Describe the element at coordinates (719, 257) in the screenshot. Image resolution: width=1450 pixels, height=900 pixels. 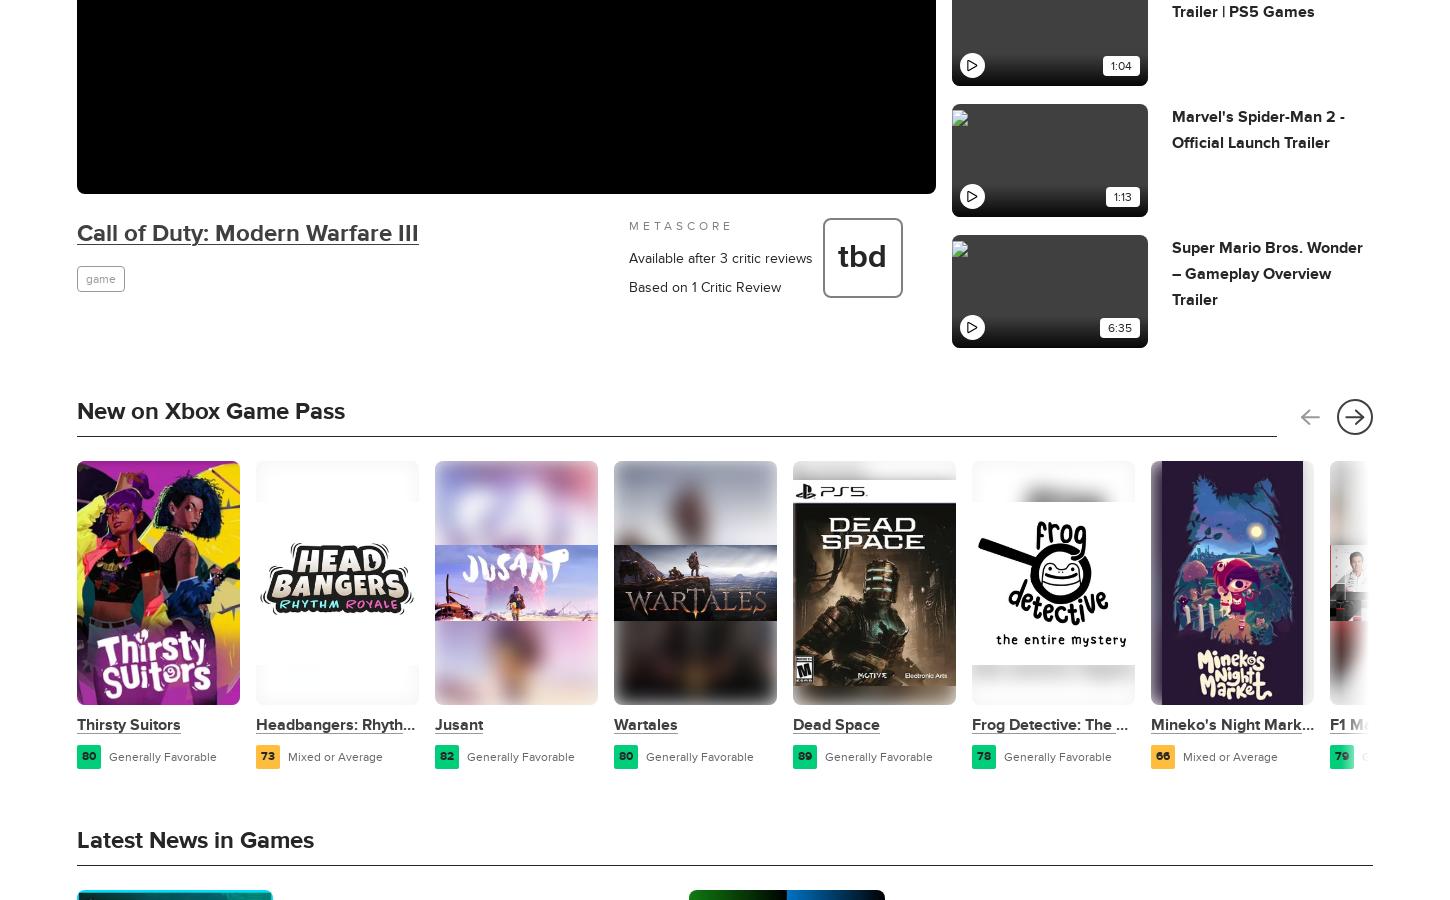
I see `'Available after 3 critic reviews'` at that location.